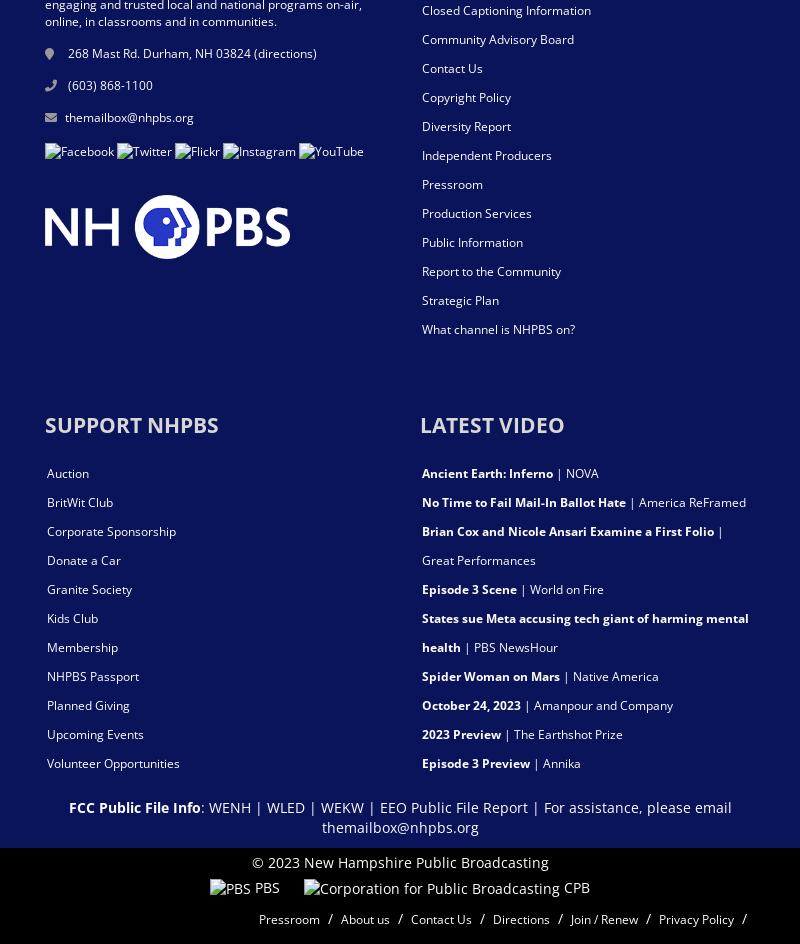  Describe the element at coordinates (451, 66) in the screenshot. I see `'Contact Us'` at that location.